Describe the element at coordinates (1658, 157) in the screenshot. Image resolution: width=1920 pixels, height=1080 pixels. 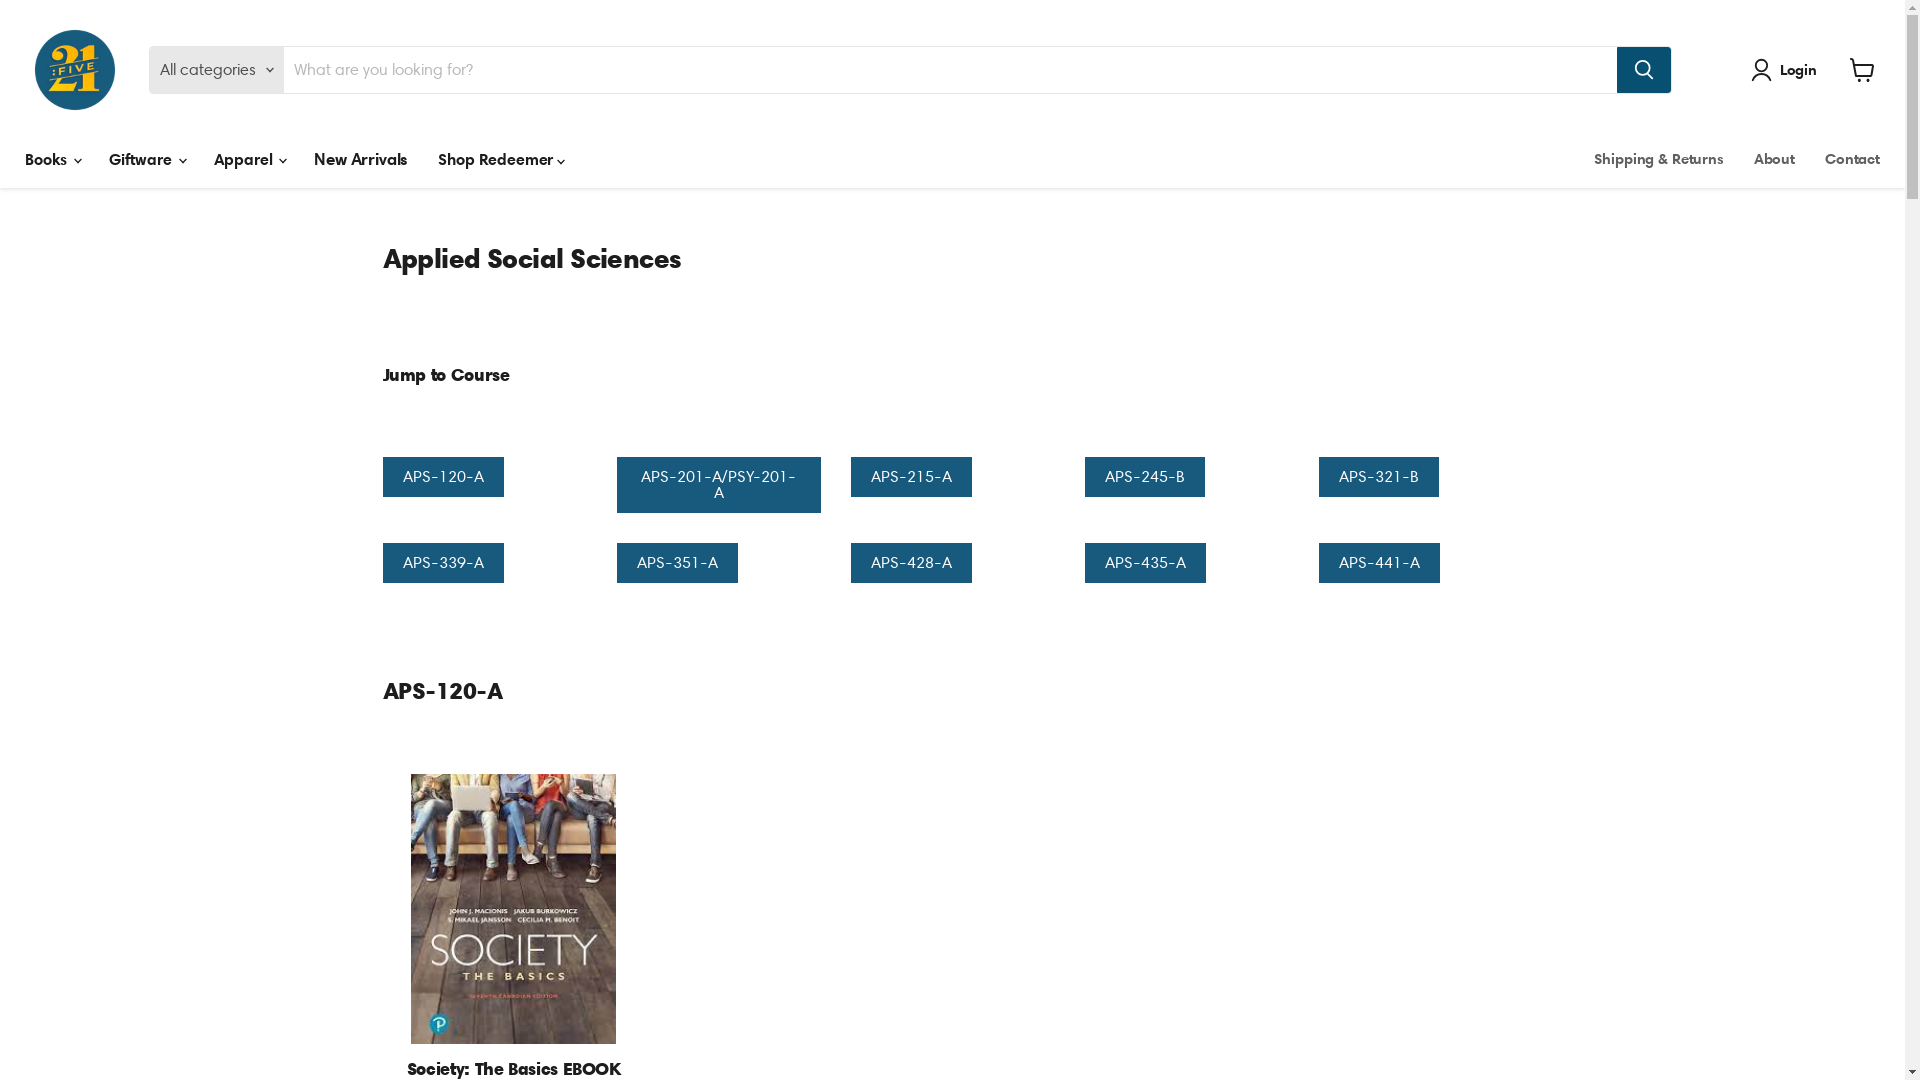
I see `'Shipping & Returns'` at that location.